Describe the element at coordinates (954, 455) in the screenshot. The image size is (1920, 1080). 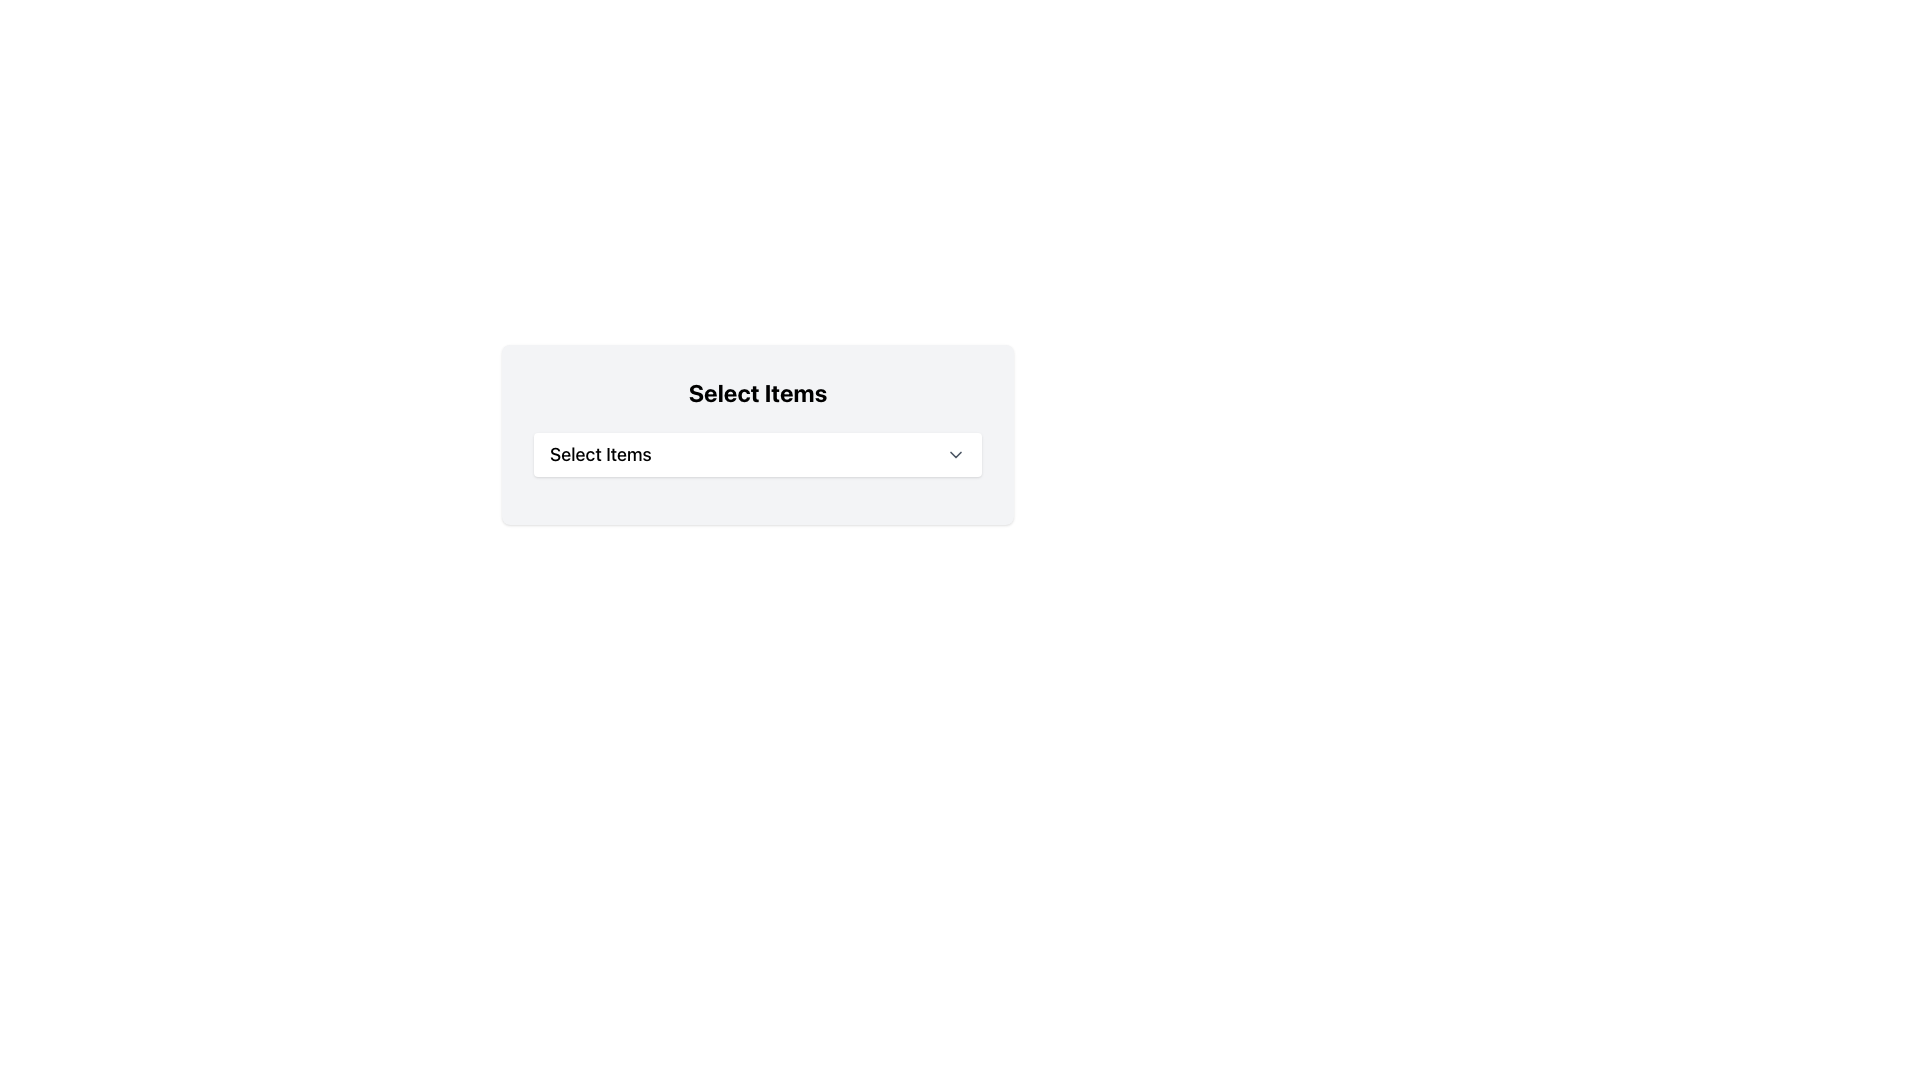
I see `the SVG Icon located next to the 'Select Items' text` at that location.